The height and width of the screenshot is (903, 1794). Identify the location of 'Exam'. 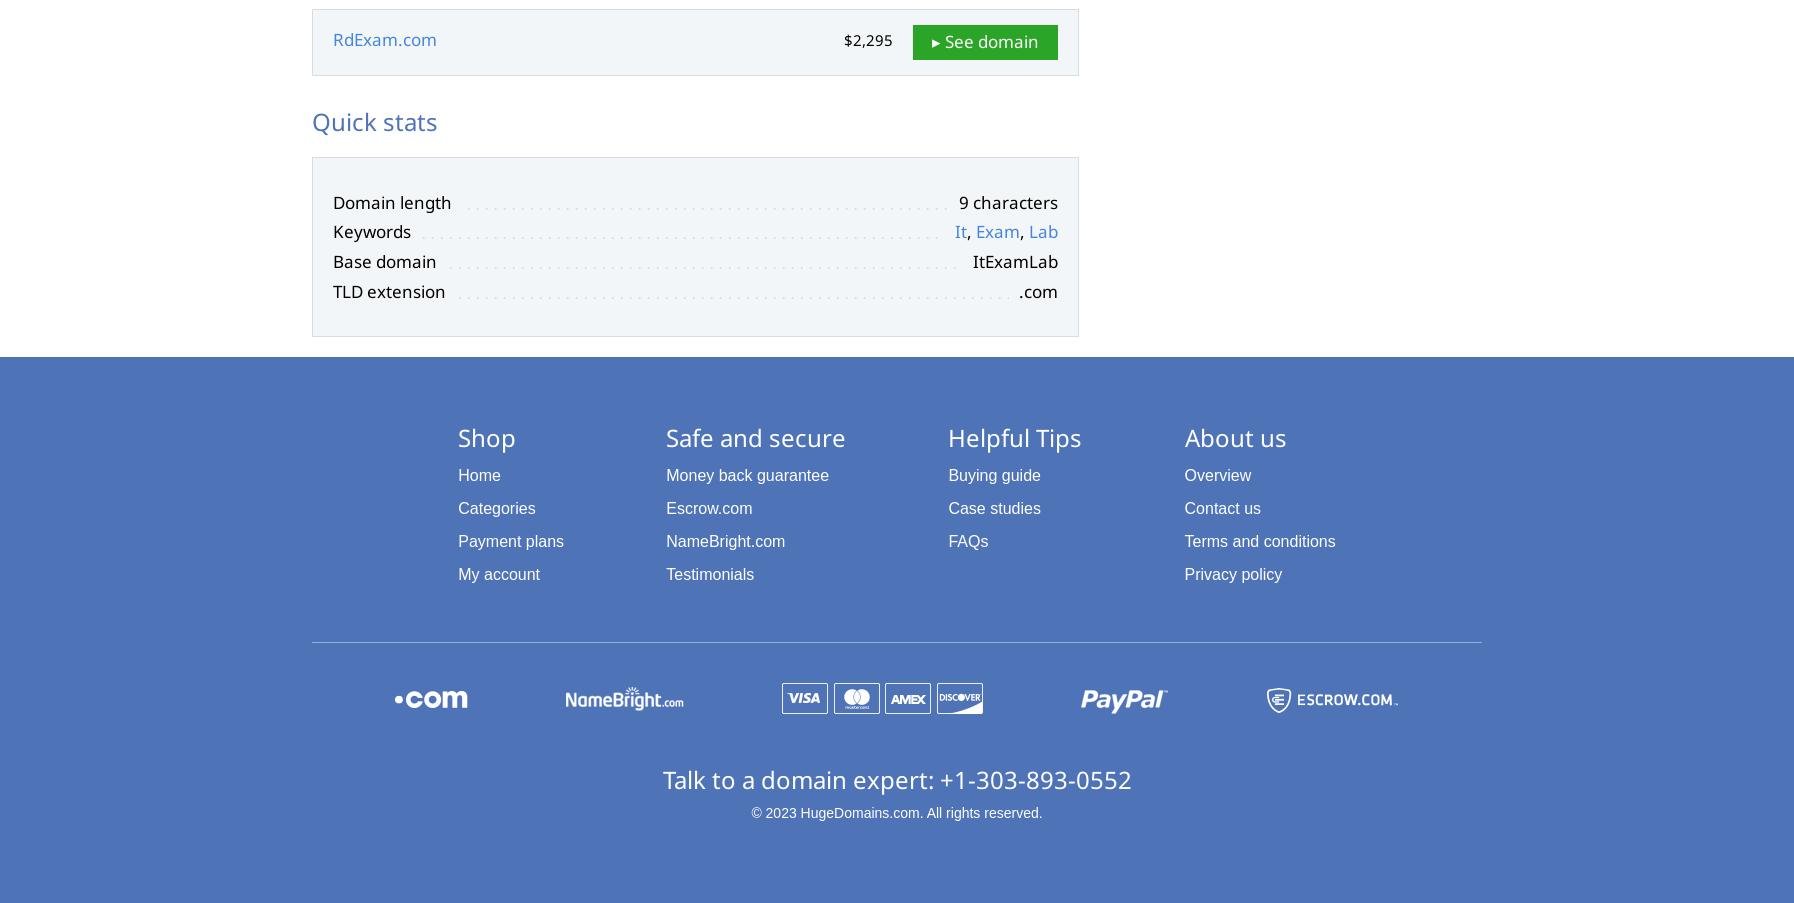
(974, 231).